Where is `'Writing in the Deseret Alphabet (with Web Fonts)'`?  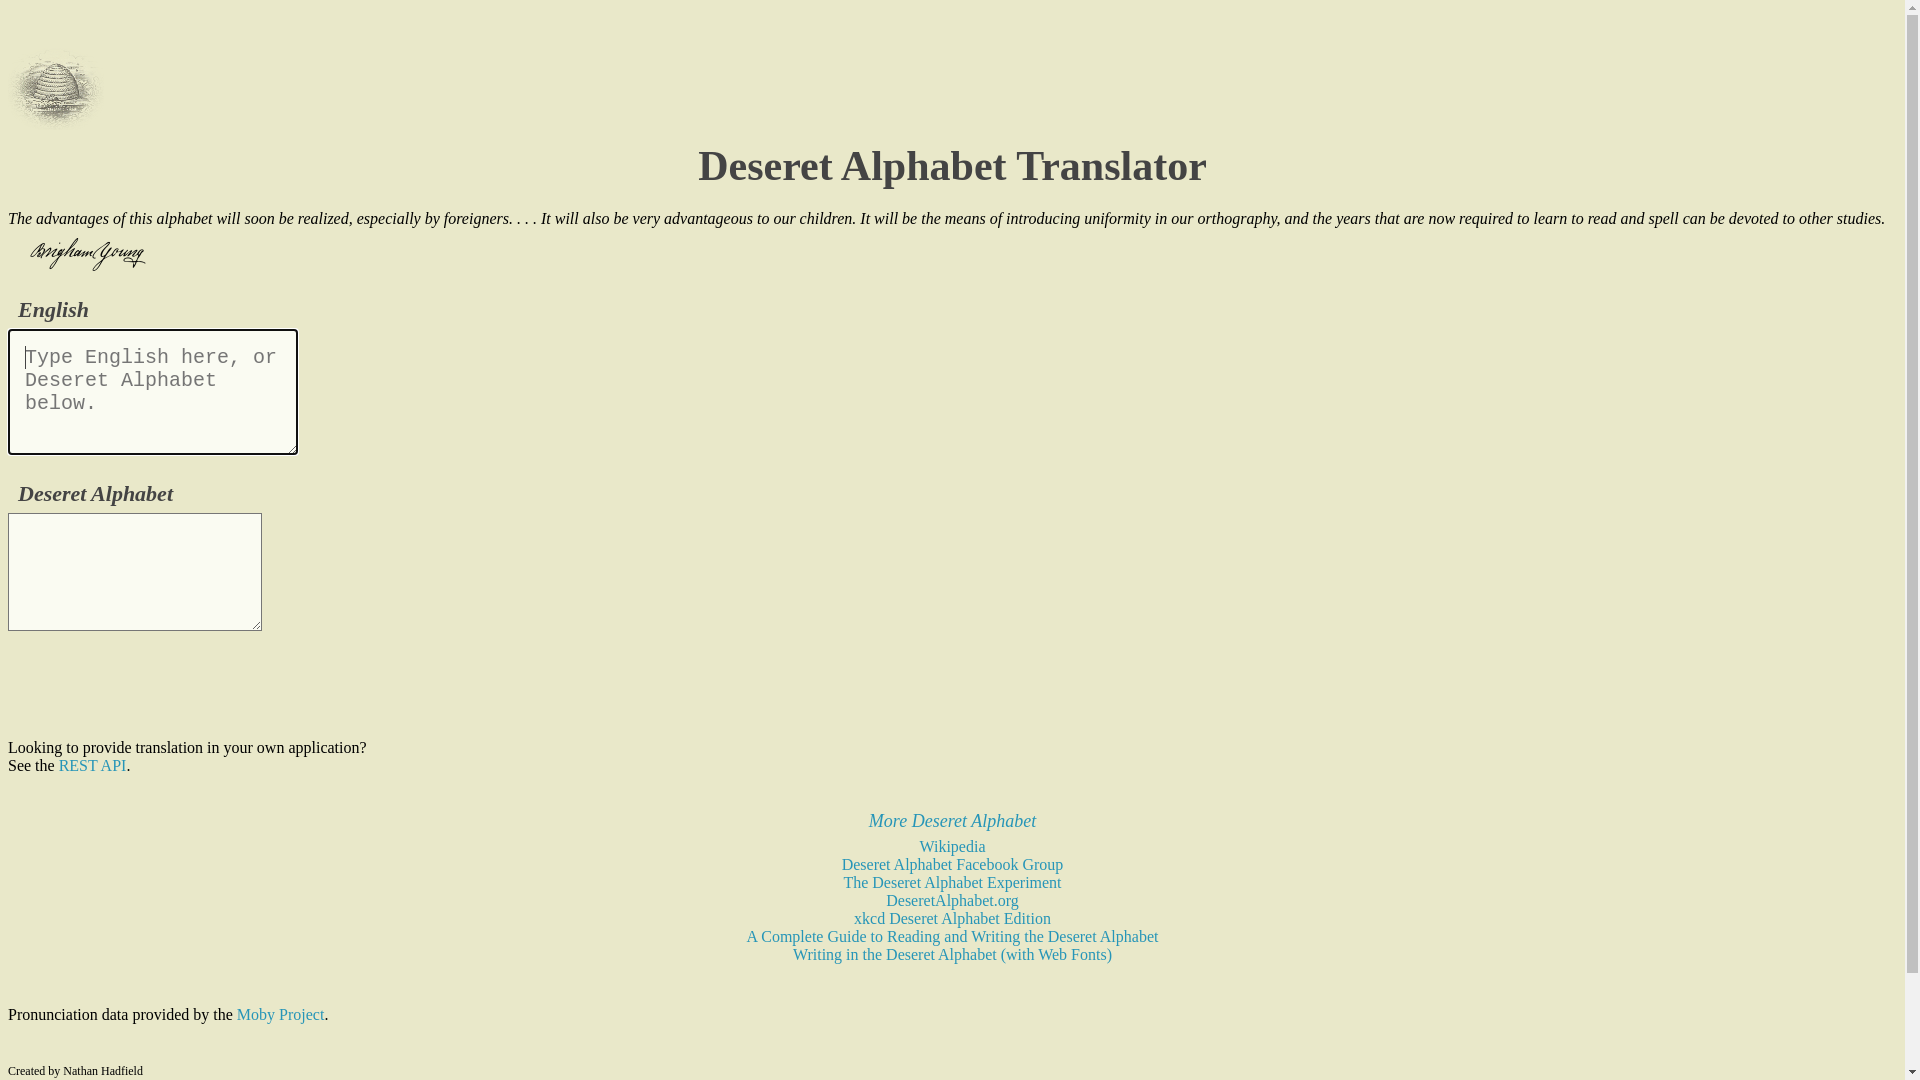
'Writing in the Deseret Alphabet (with Web Fonts)' is located at coordinates (791, 953).